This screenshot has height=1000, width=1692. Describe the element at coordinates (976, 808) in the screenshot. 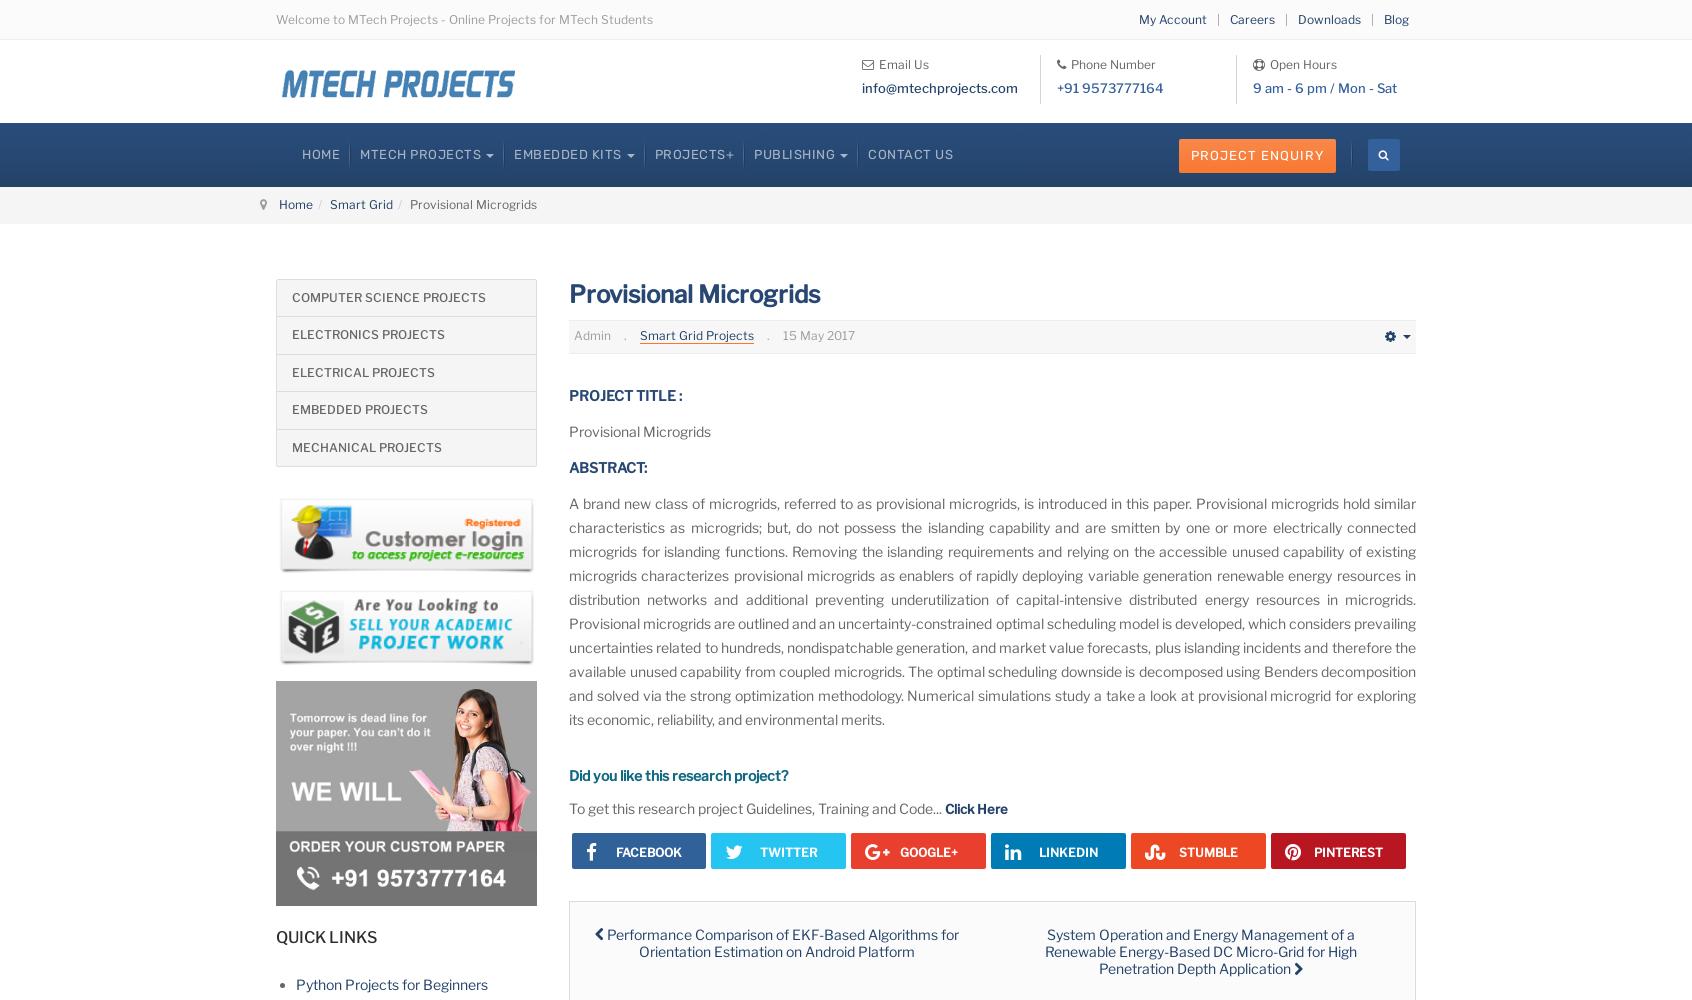

I see `'Click Here'` at that location.